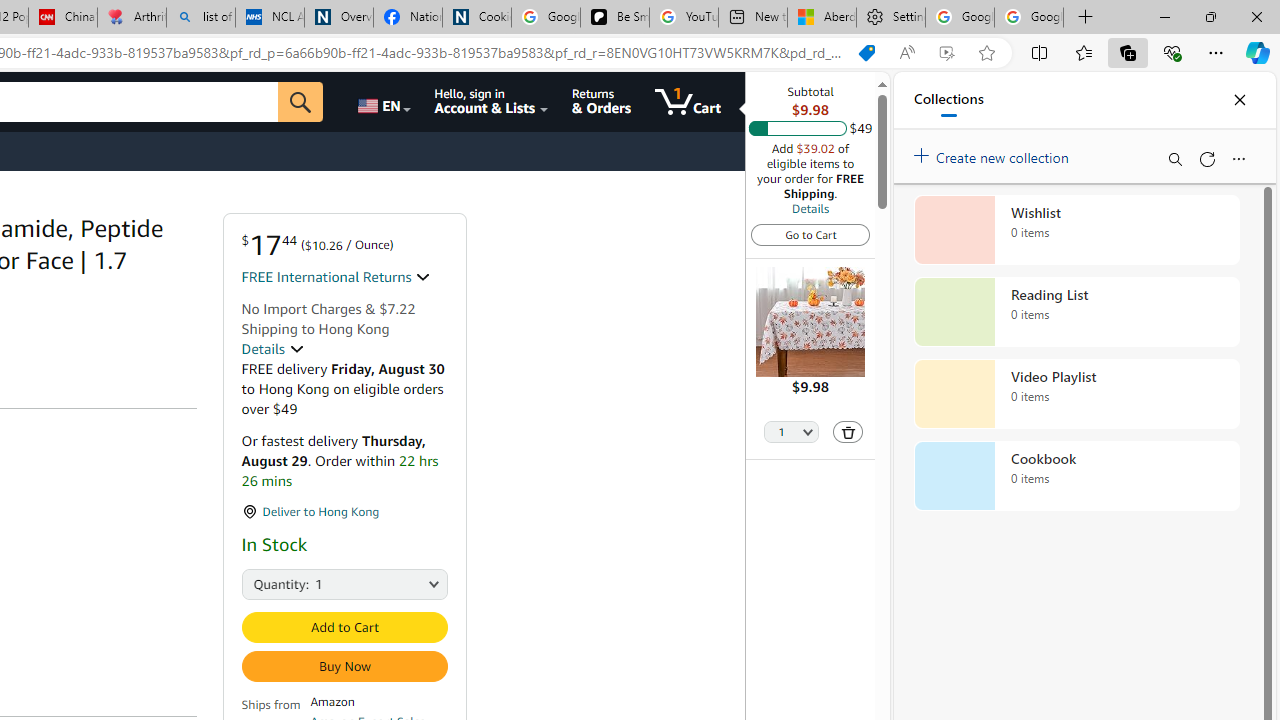 Image resolution: width=1280 pixels, height=720 pixels. Describe the element at coordinates (475, 17) in the screenshot. I see `'Cookies'` at that location.